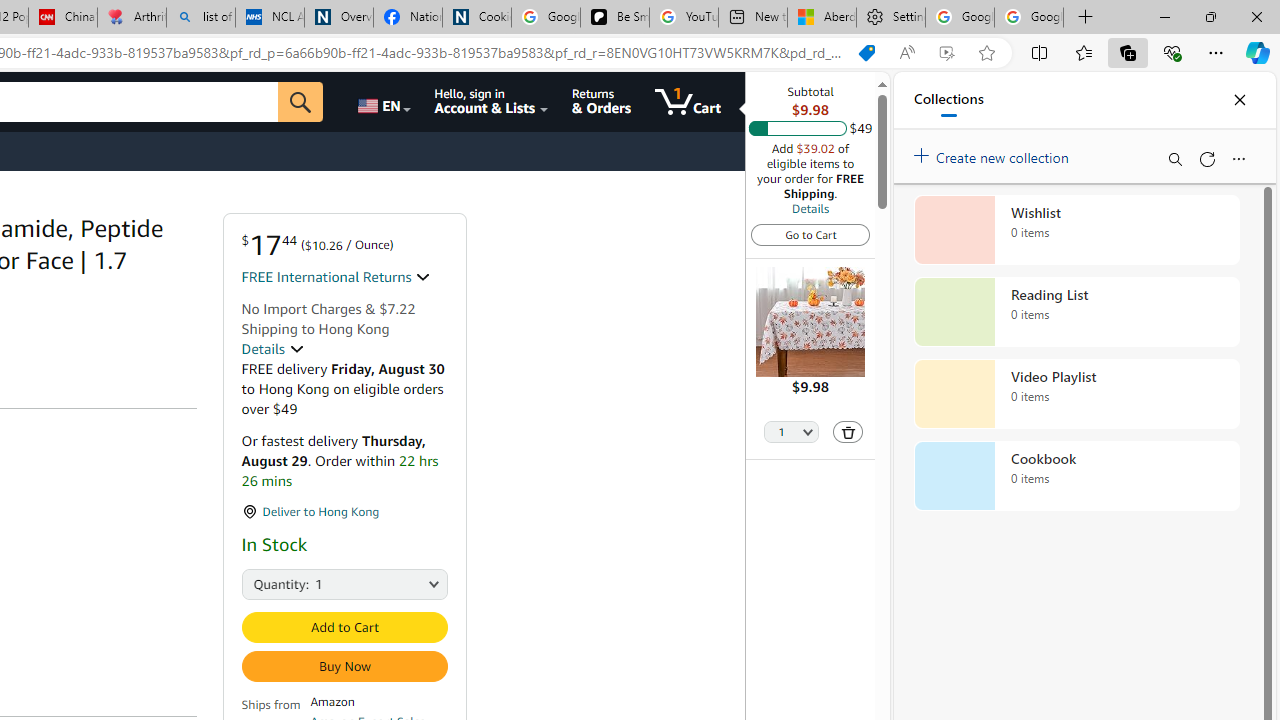 Image resolution: width=1280 pixels, height=720 pixels. Describe the element at coordinates (475, 17) in the screenshot. I see `'Cookies'` at that location.